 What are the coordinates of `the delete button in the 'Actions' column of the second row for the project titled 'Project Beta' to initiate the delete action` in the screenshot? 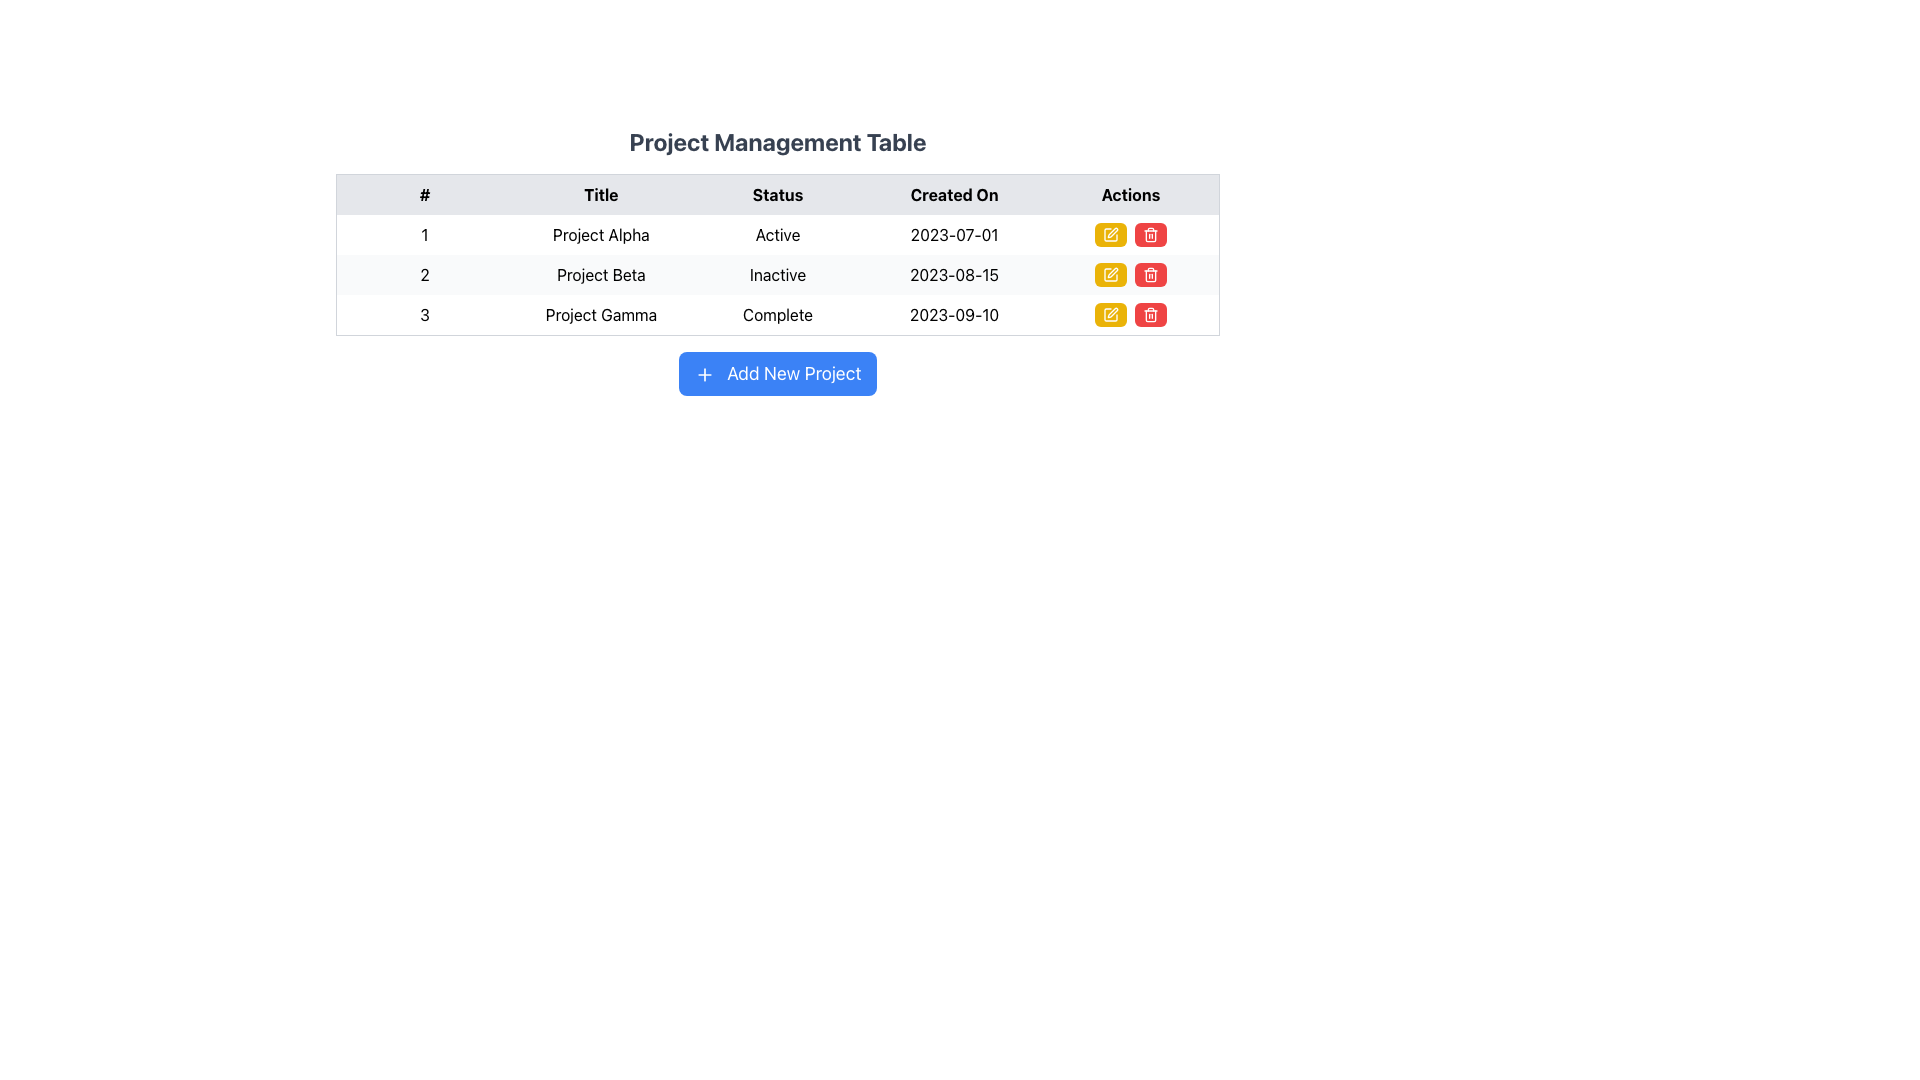 It's located at (1130, 274).